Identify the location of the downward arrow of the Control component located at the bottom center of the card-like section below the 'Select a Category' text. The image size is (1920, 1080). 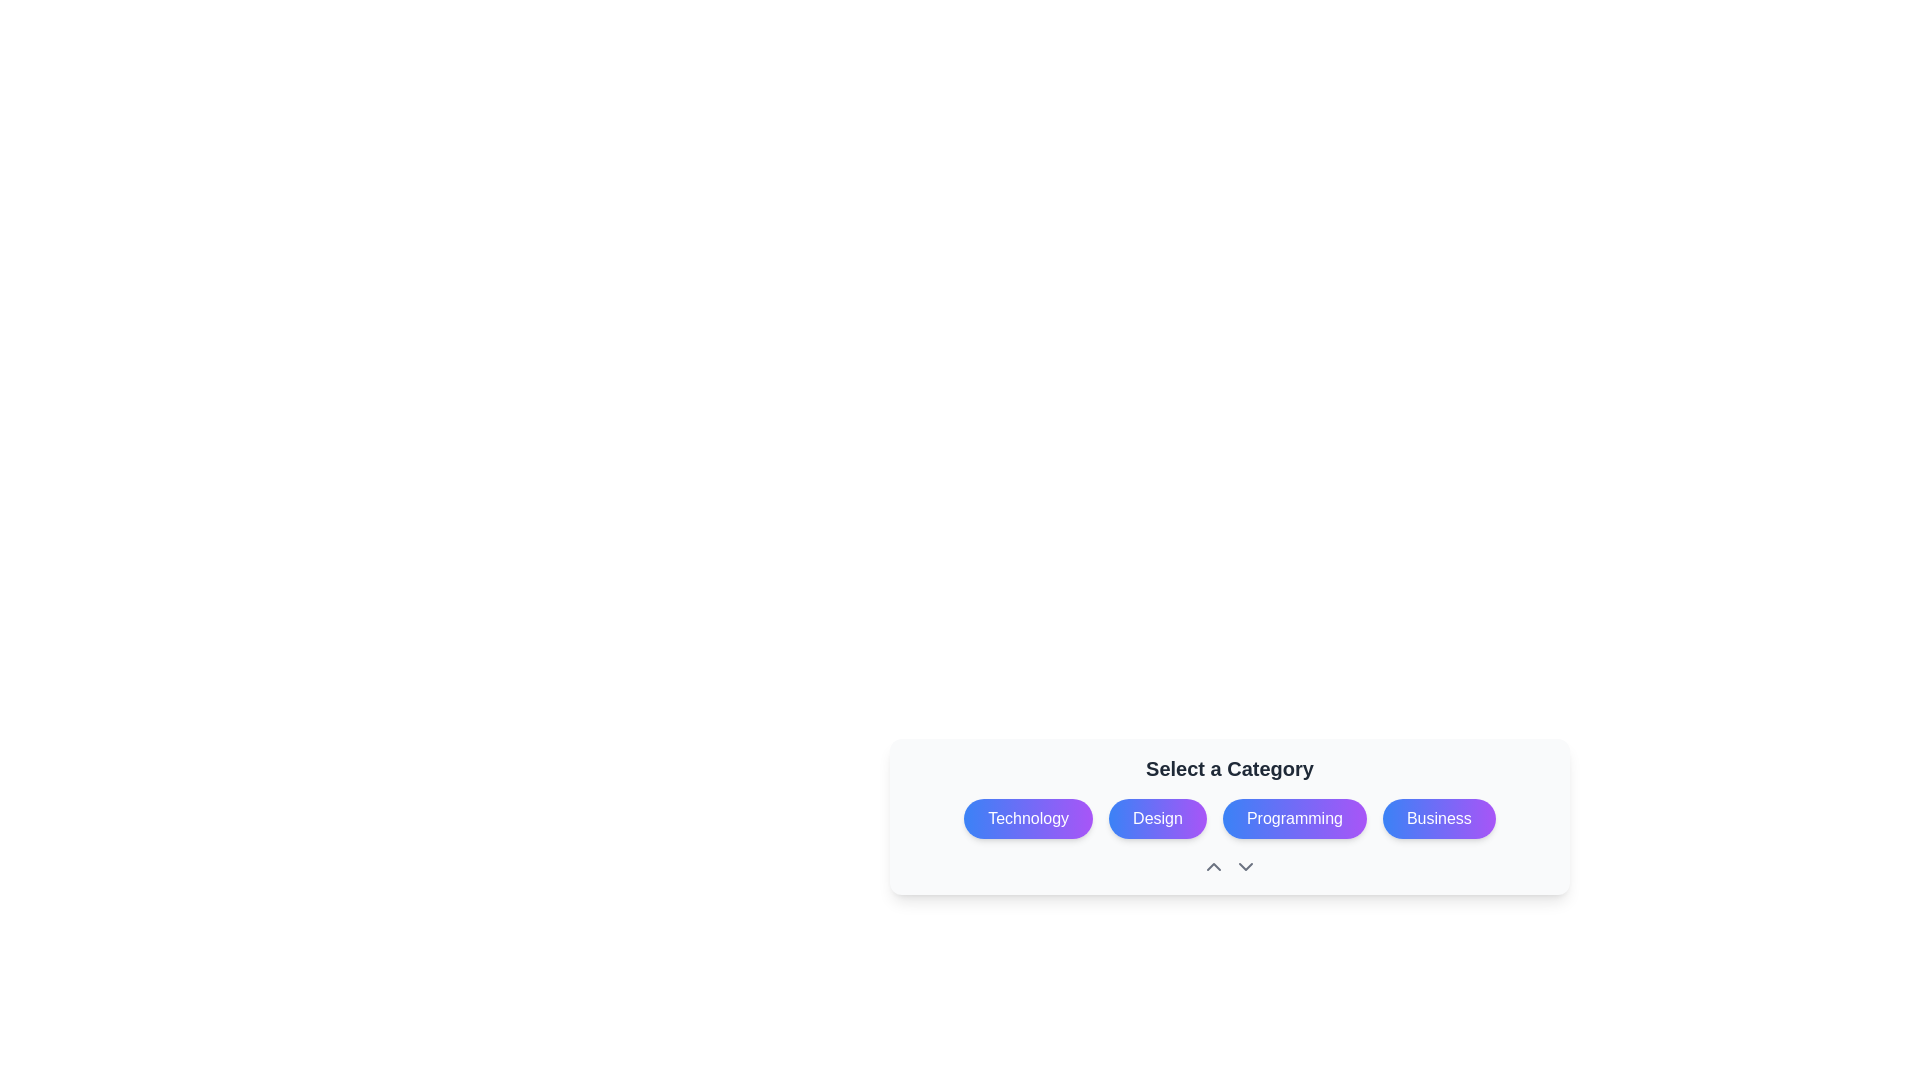
(1228, 866).